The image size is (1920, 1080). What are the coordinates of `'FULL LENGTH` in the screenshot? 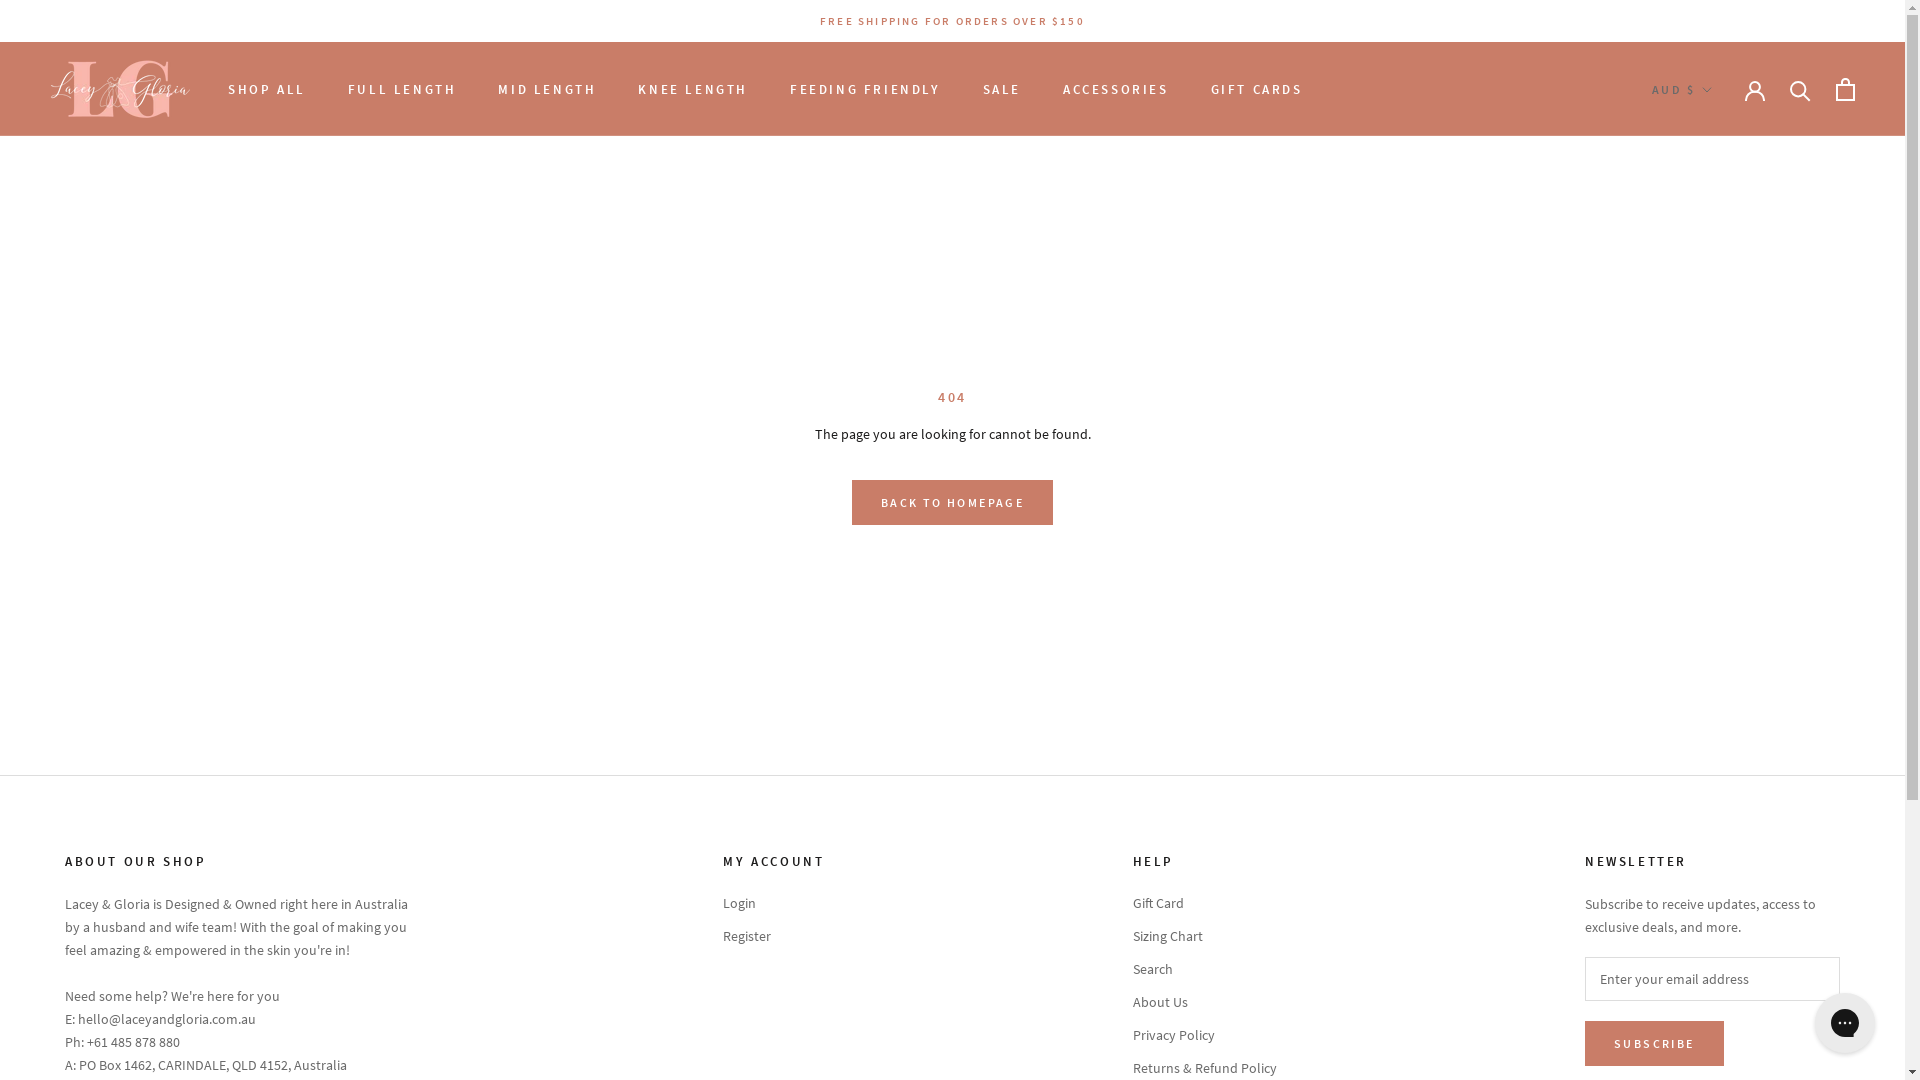 It's located at (401, 88).